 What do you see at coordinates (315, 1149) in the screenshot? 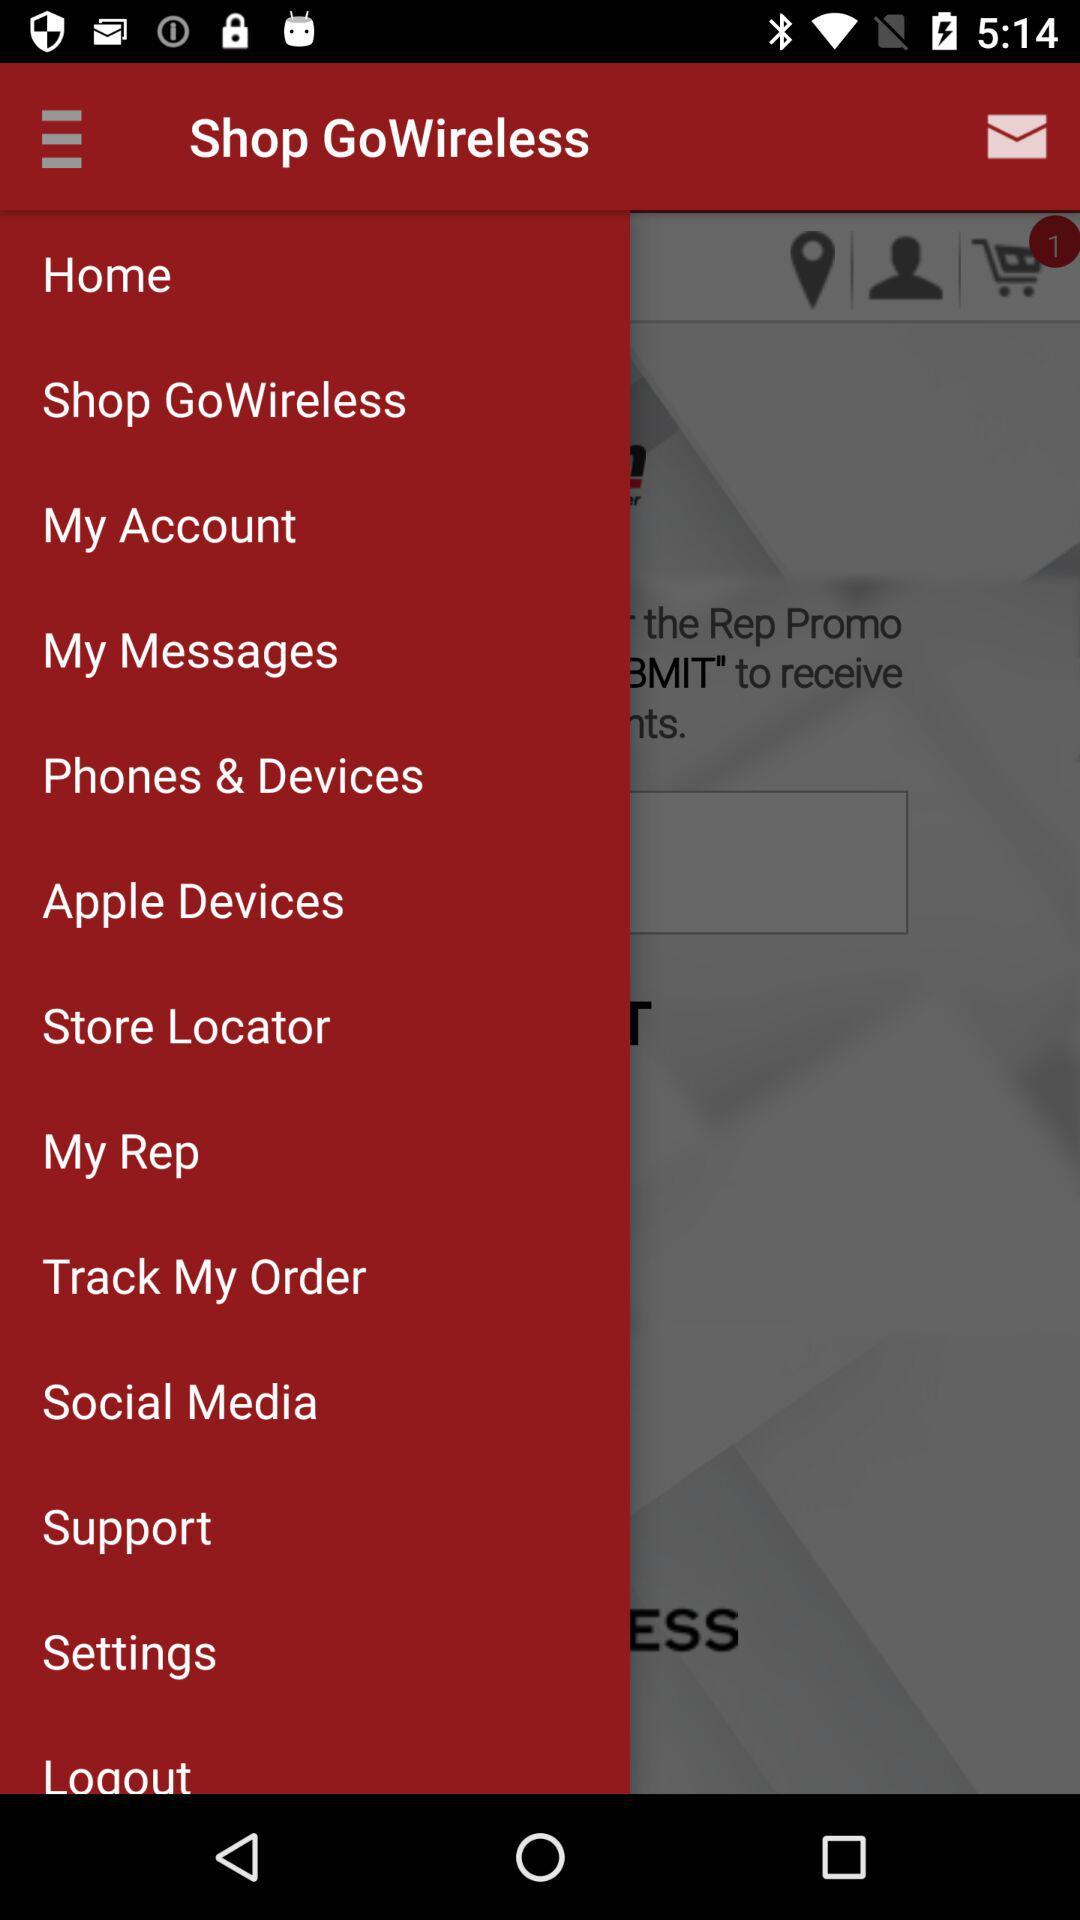
I see `my rep icon` at bounding box center [315, 1149].